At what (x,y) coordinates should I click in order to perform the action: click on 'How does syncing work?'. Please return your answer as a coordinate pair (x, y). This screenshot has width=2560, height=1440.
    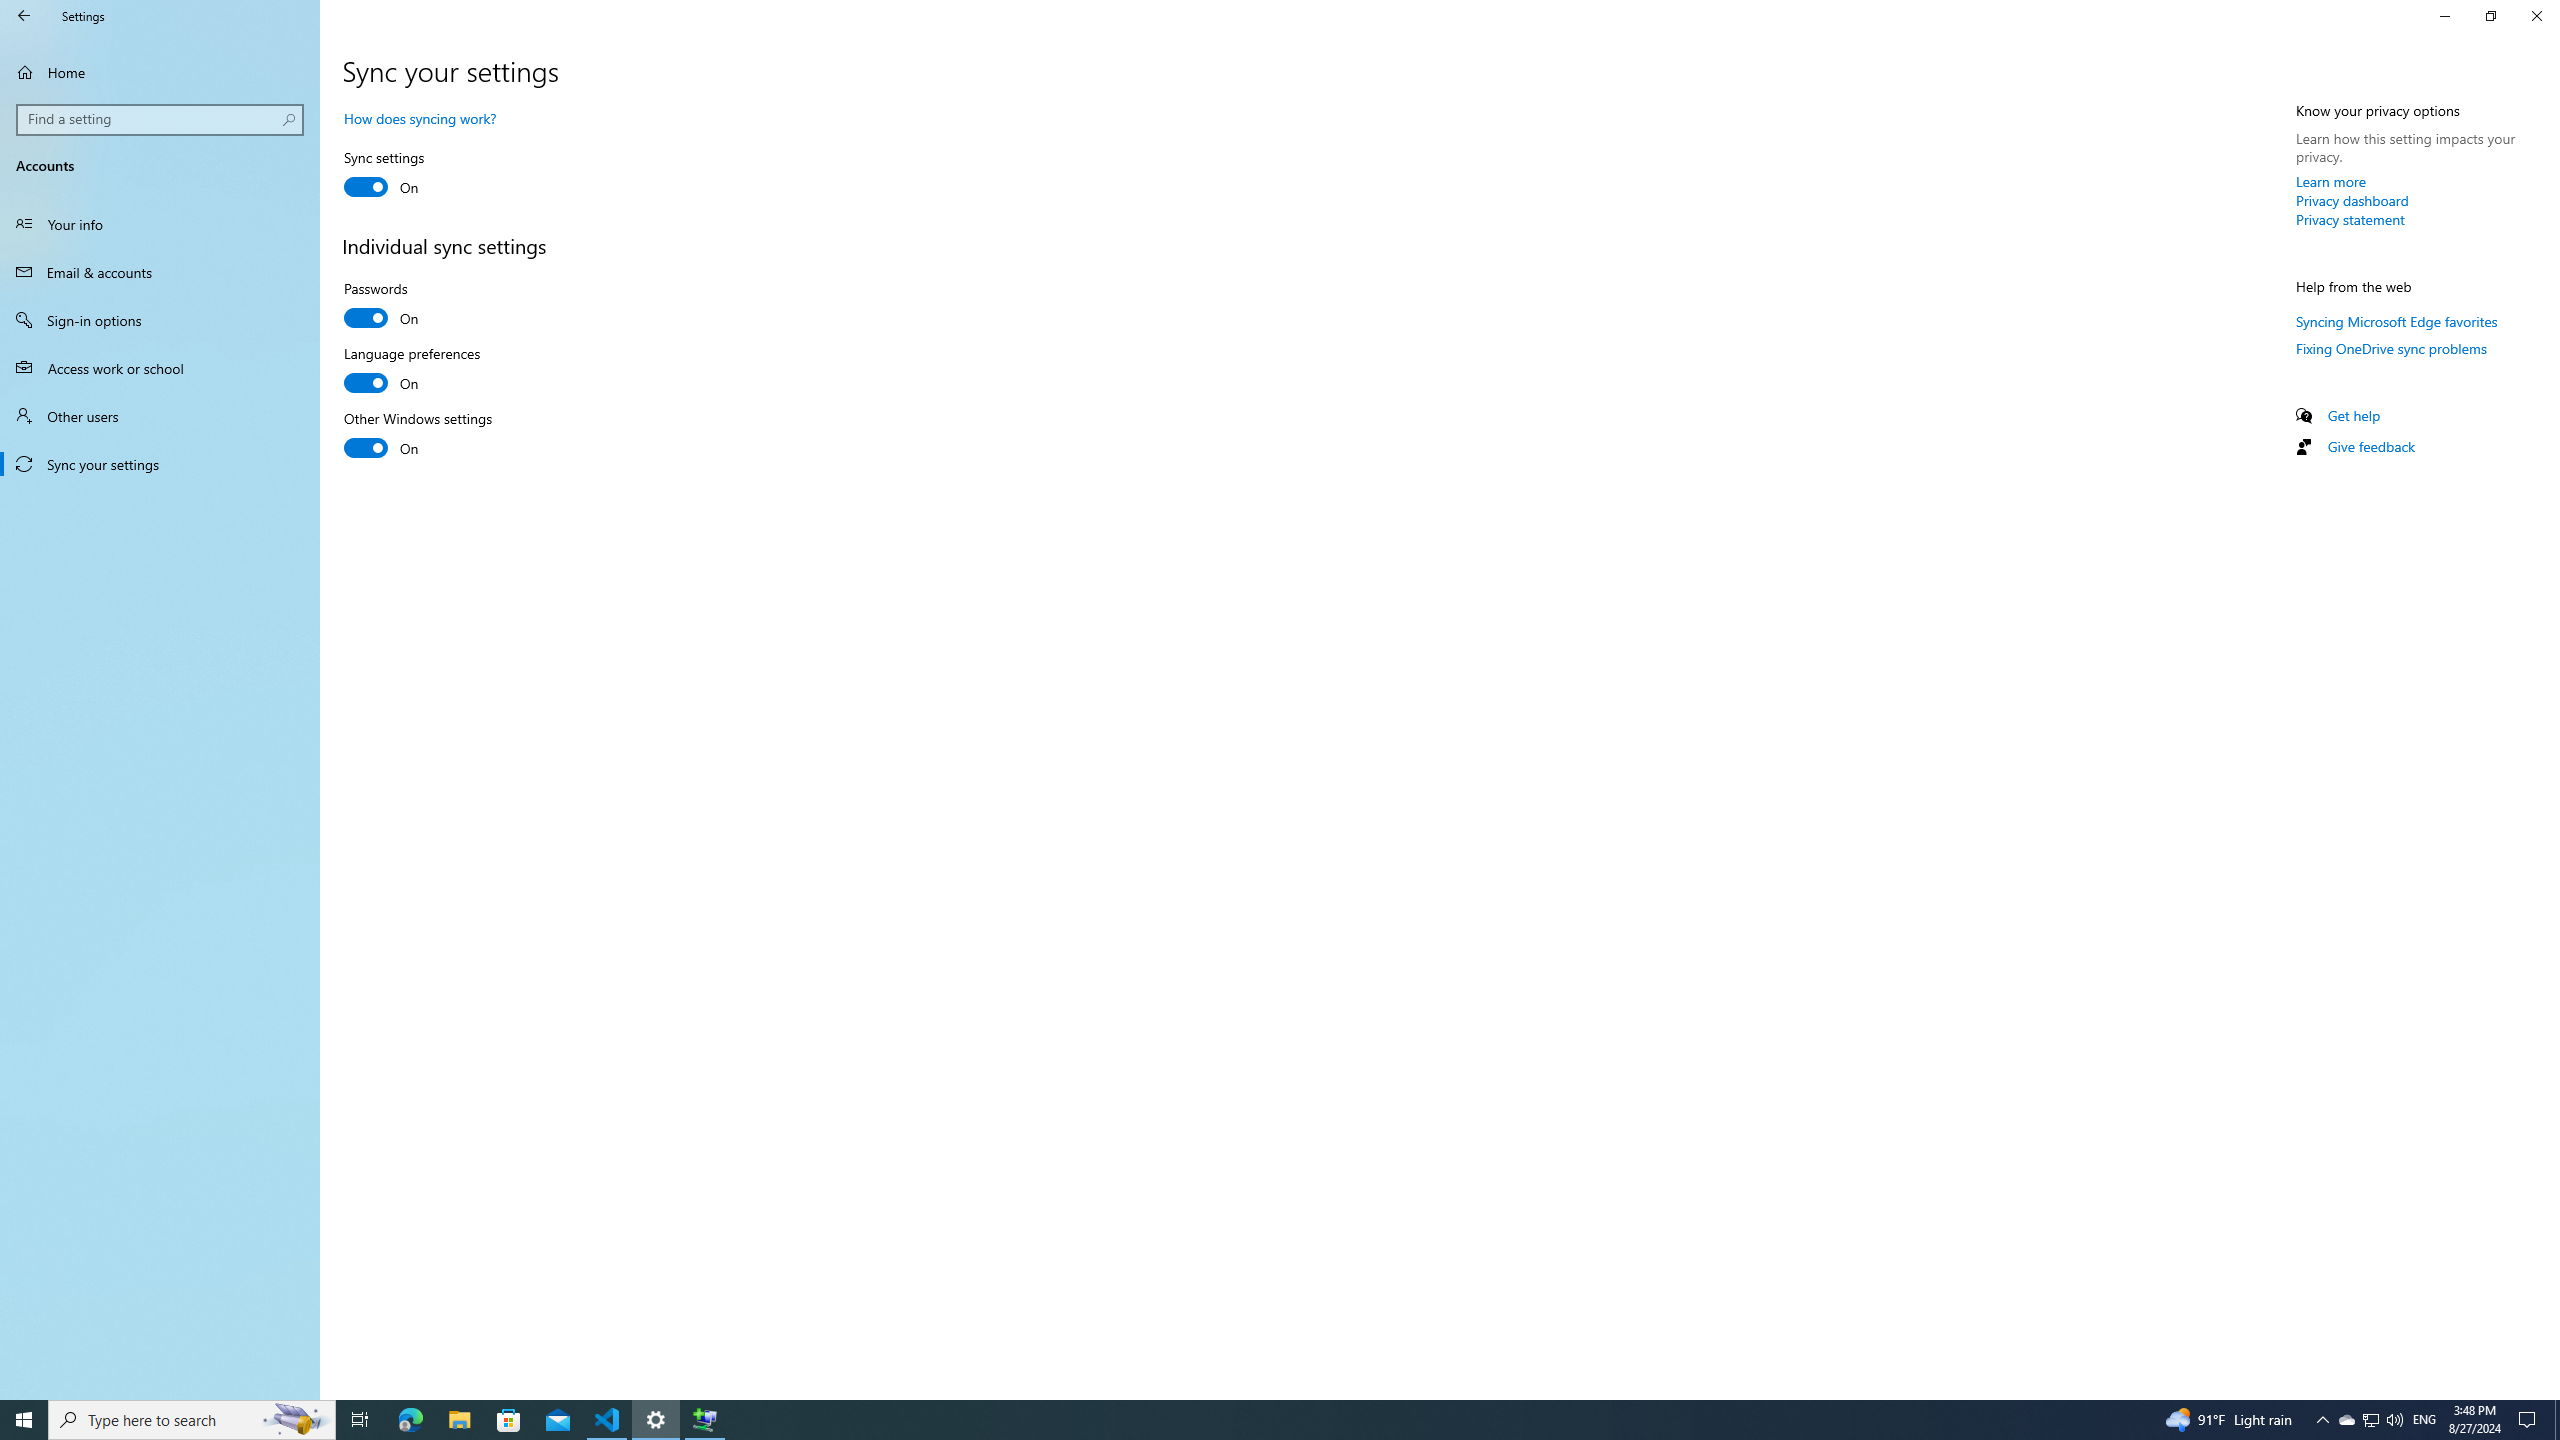
    Looking at the image, I should click on (419, 118).